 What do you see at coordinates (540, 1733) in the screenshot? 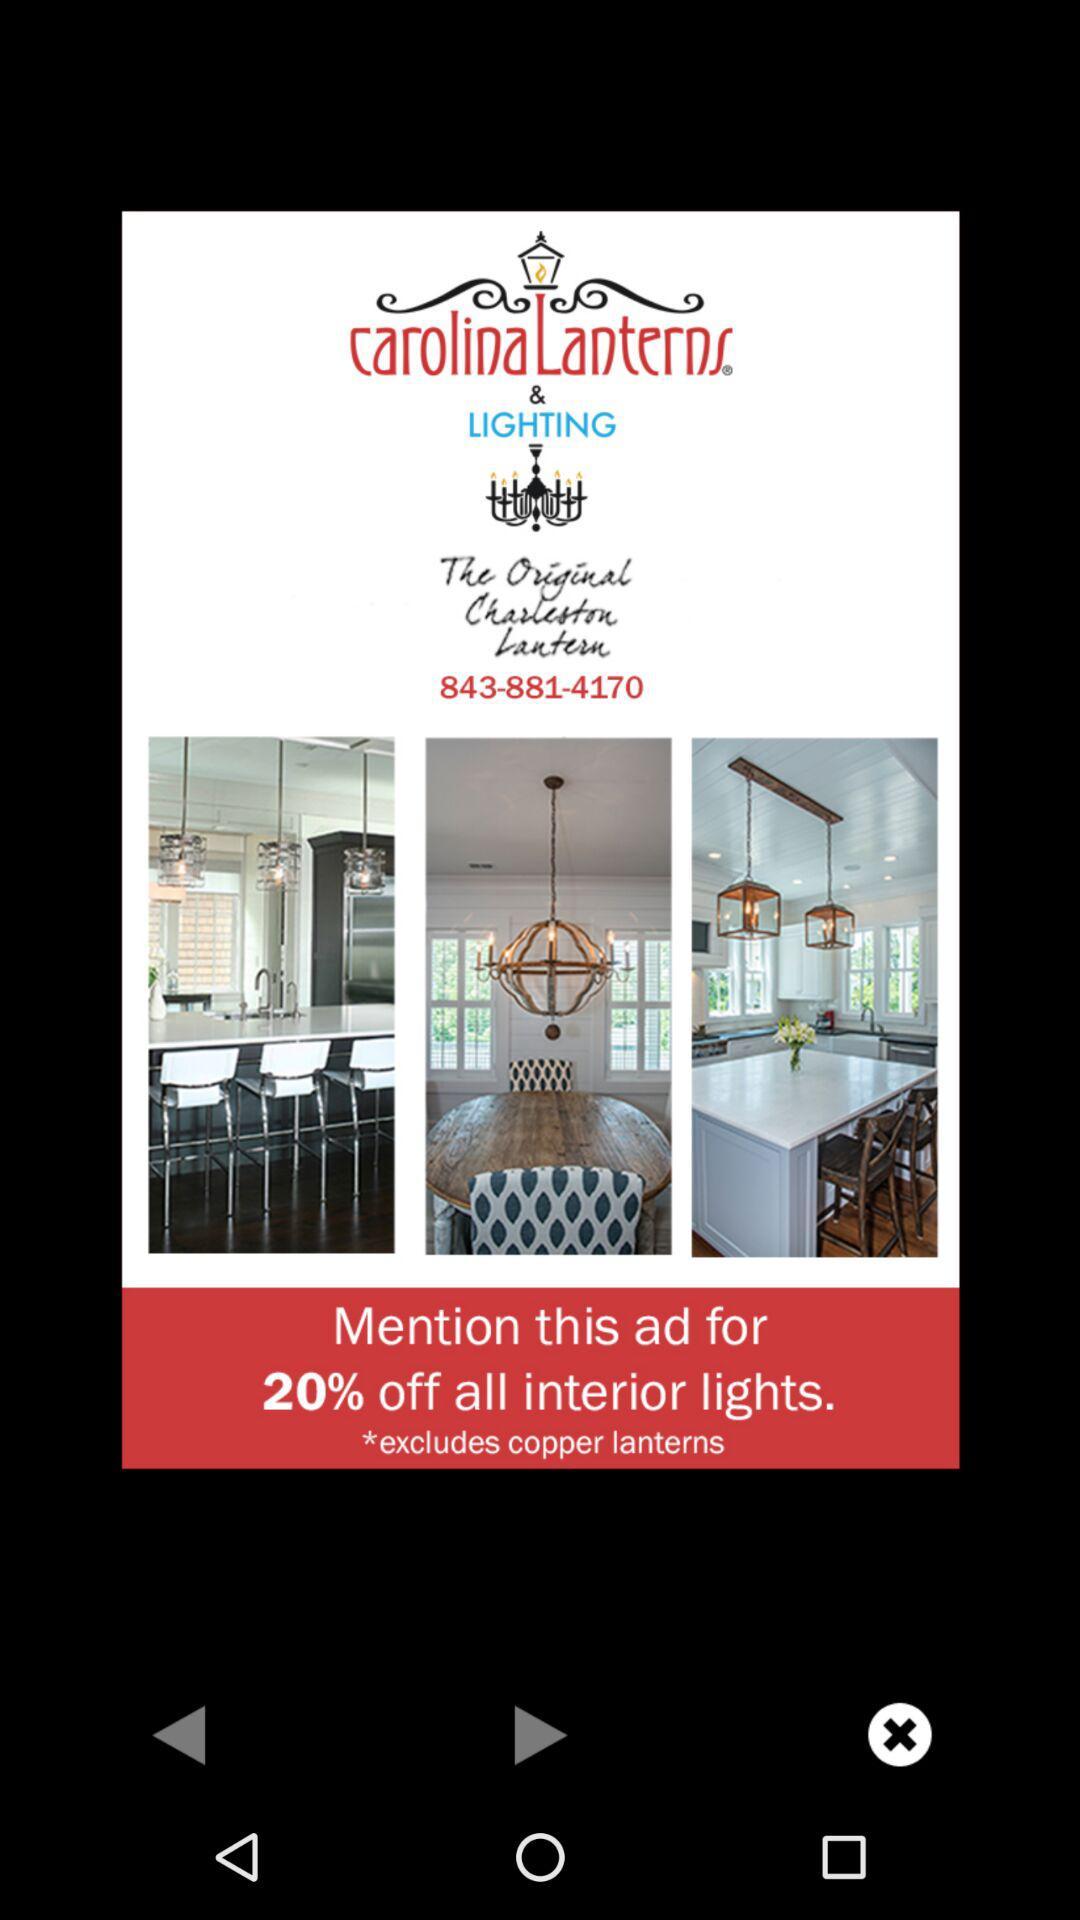
I see `skip ahead` at bounding box center [540, 1733].